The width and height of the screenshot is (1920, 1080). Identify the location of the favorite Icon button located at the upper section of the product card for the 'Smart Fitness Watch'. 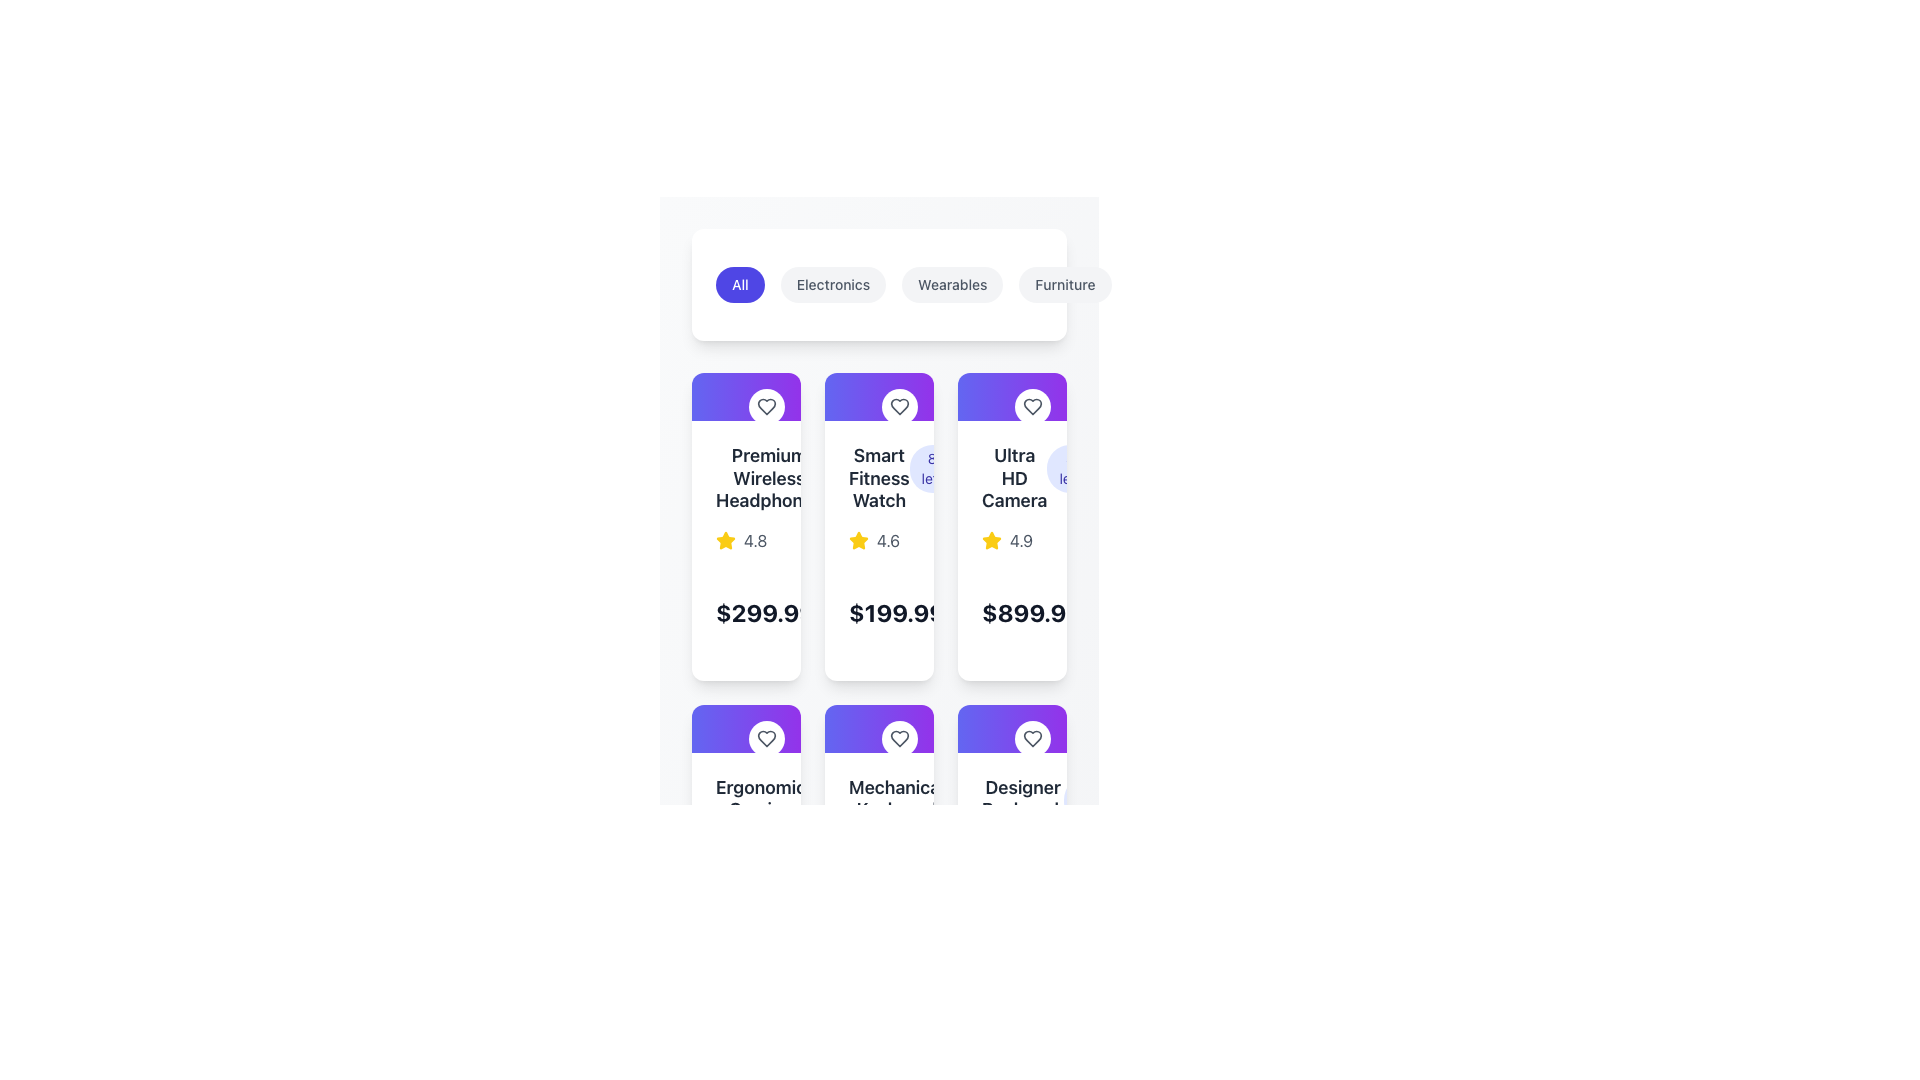
(879, 397).